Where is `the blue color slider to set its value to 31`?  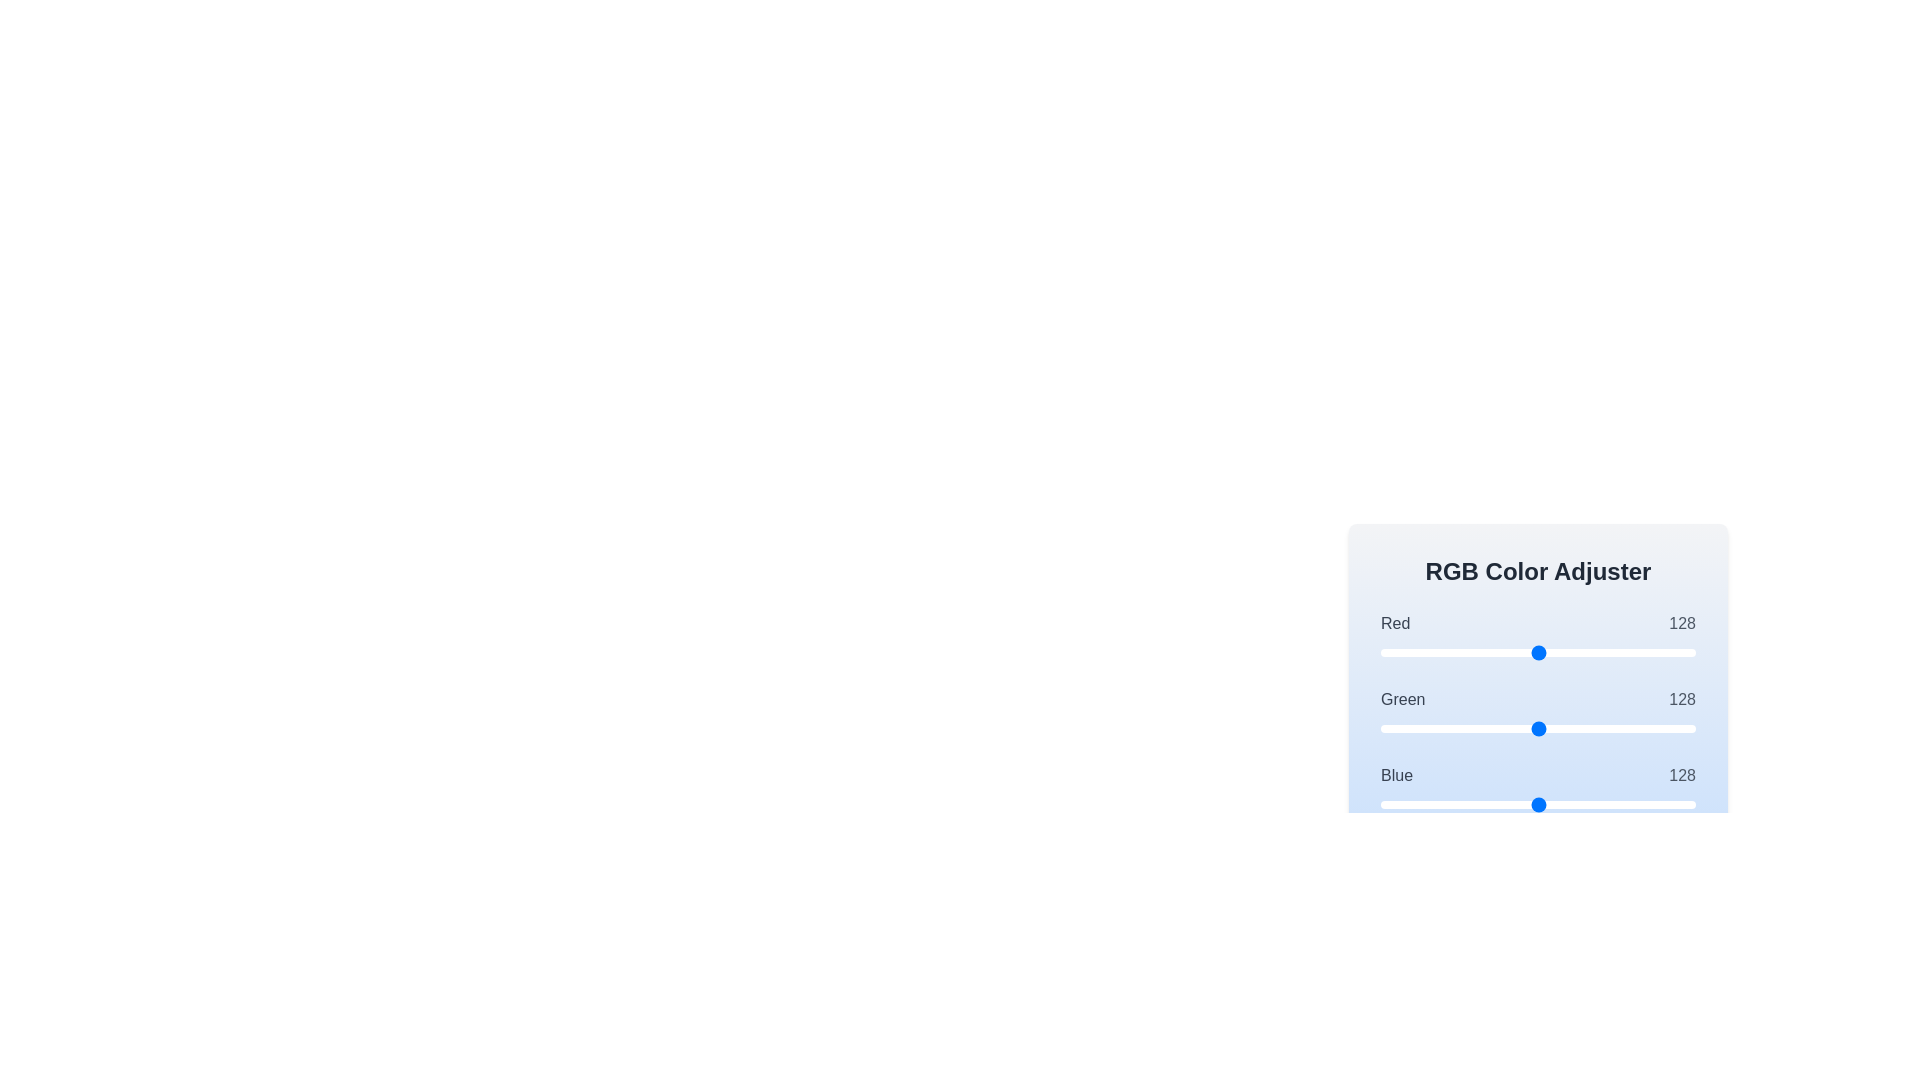
the blue color slider to set its value to 31 is located at coordinates (1418, 804).